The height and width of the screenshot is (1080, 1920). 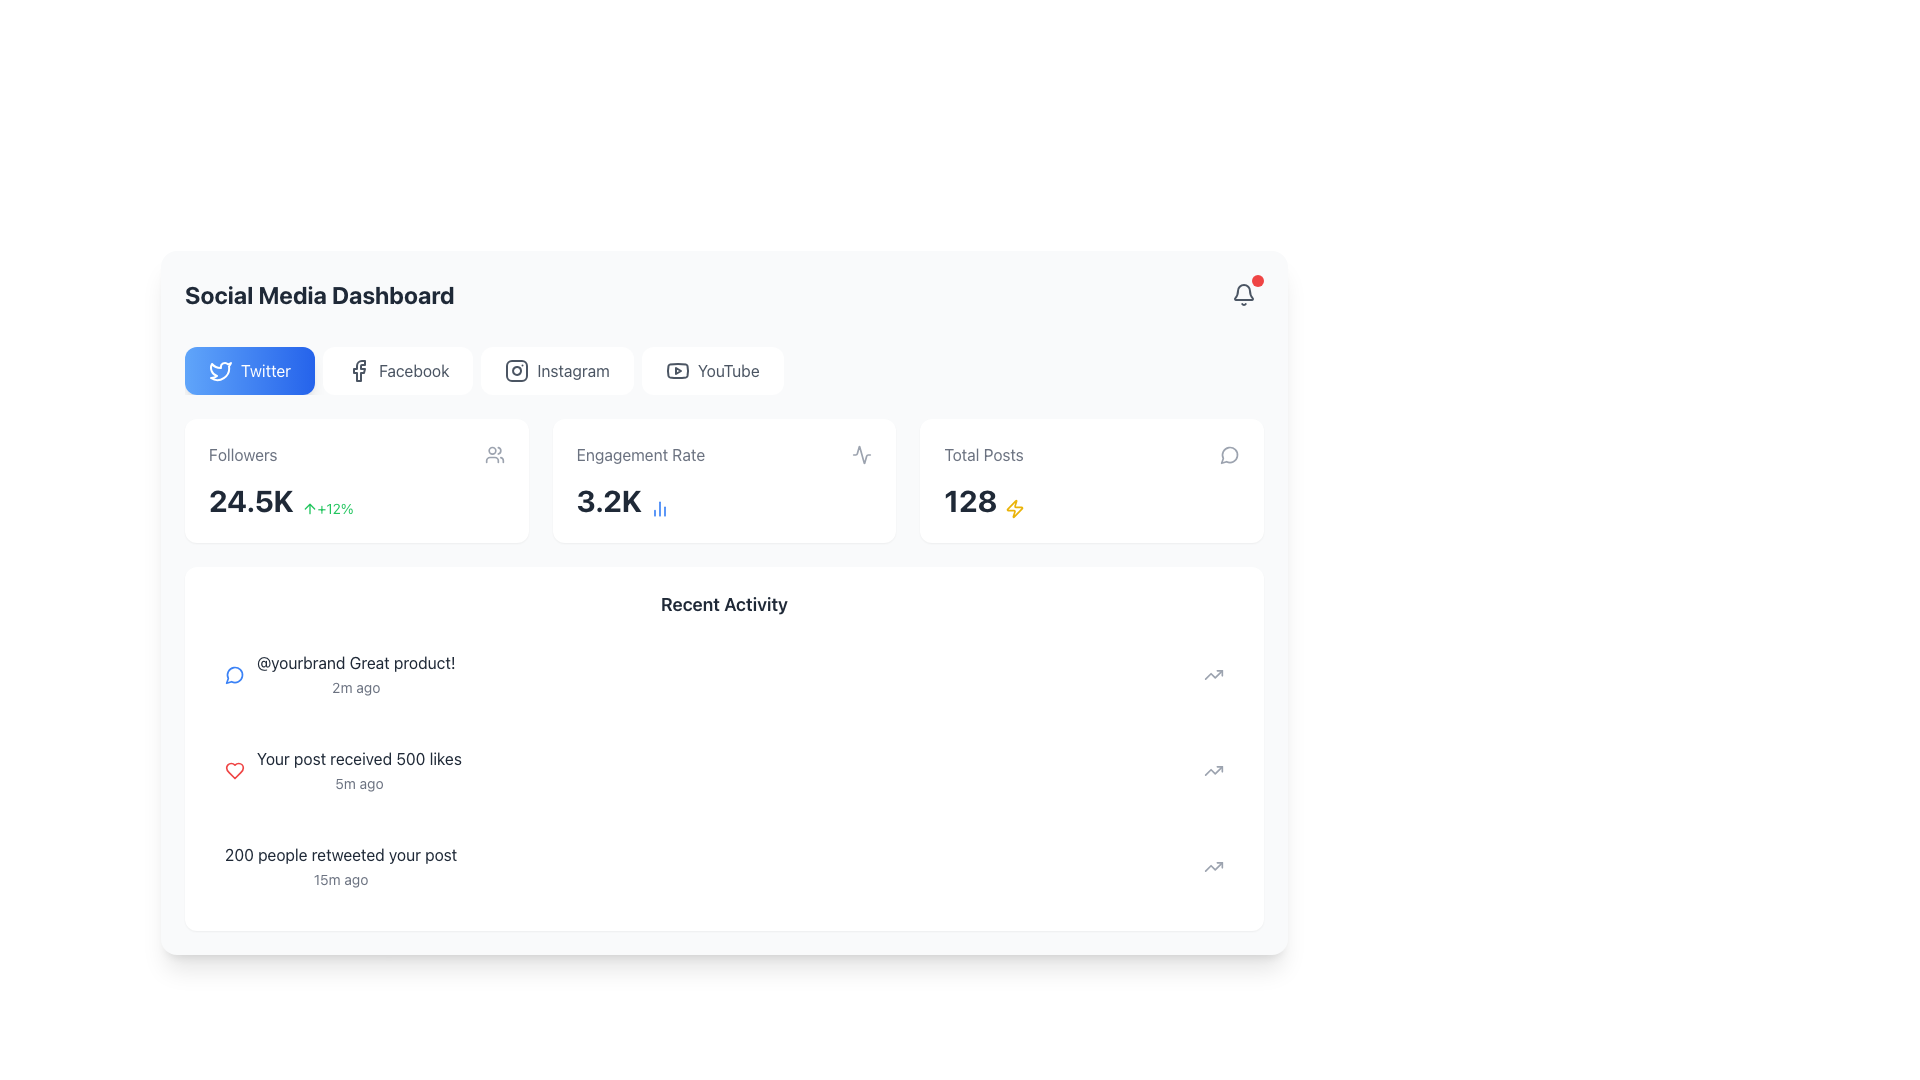 I want to click on the bold, large-text figure displaying '3.2K' in dark gray color, which is the primary numerical figure in the 'Engagement Rate' card located in the middle card of a row of three cards, so click(x=608, y=500).